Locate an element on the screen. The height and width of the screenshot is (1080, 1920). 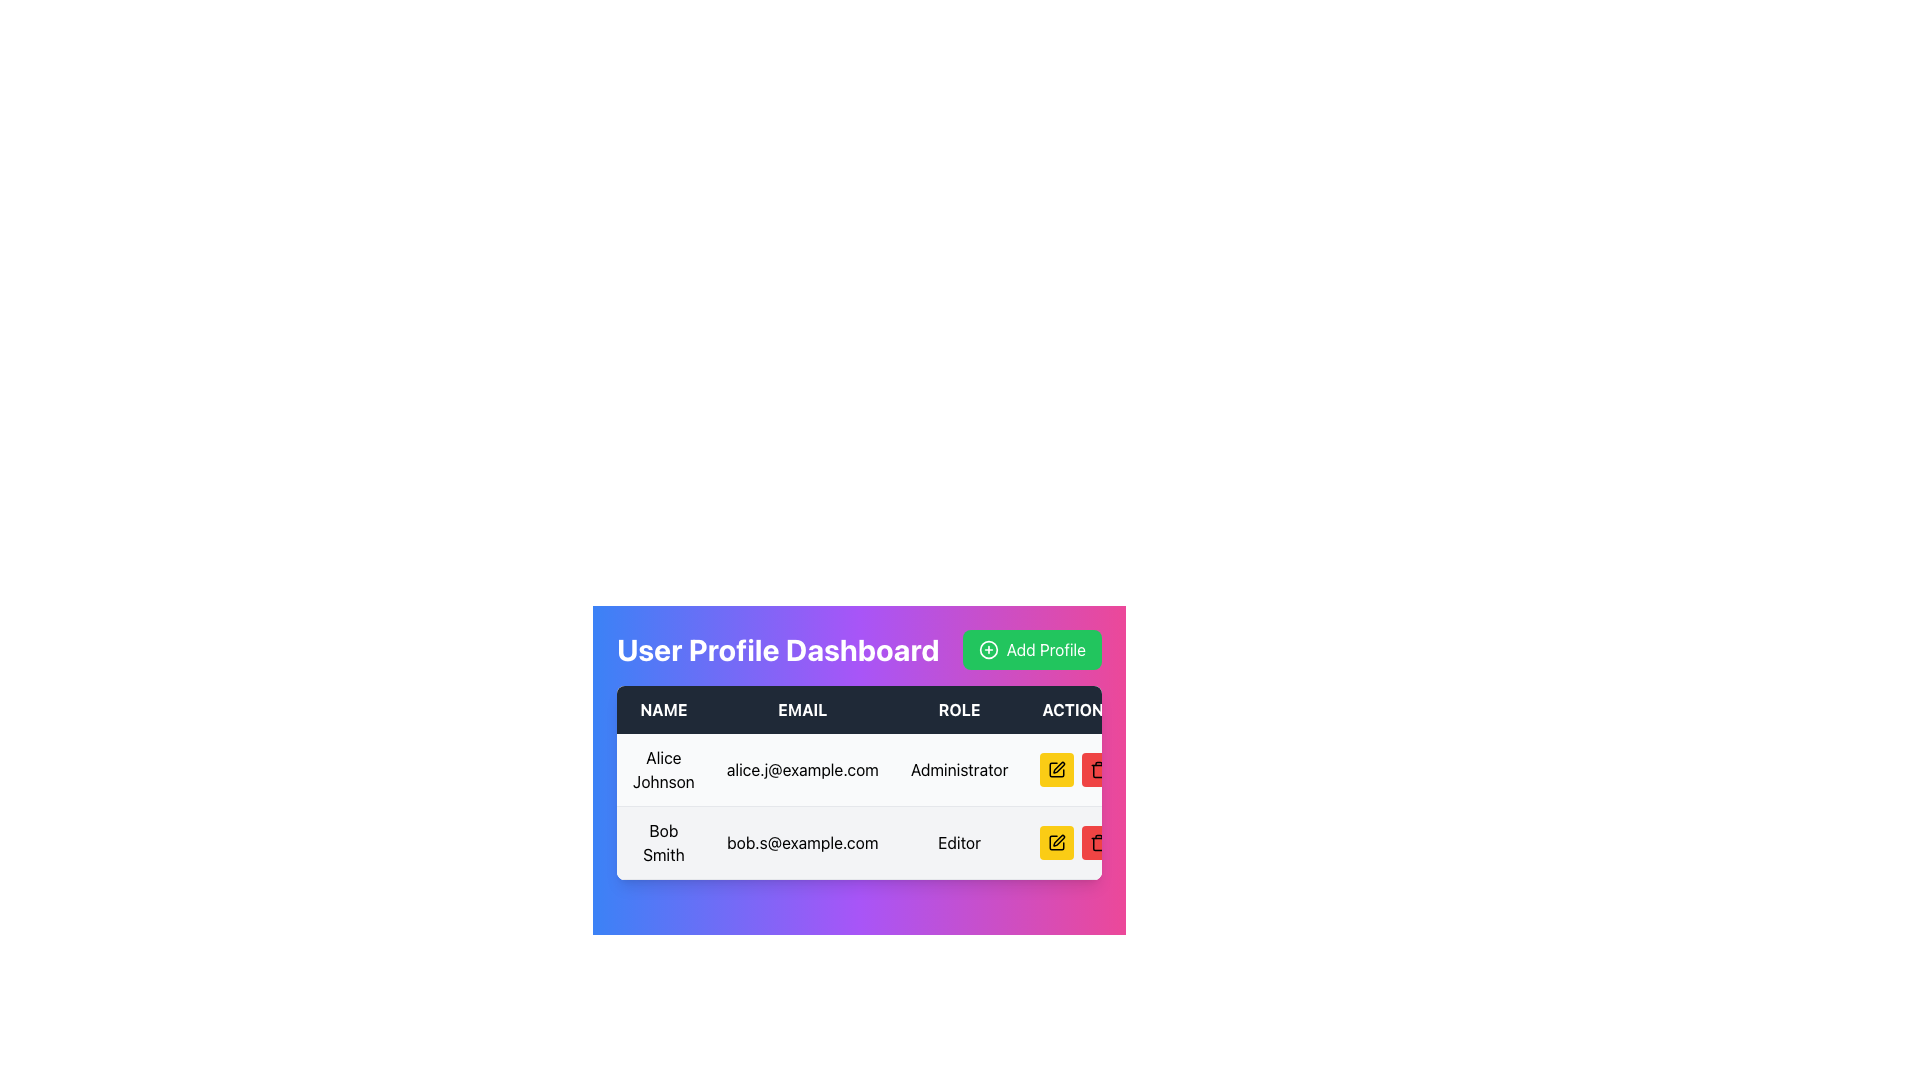
the yellow edit button with a black pen icon located in the 'ACTION' column of the user profile table to initiate the edit action is located at coordinates (1056, 769).